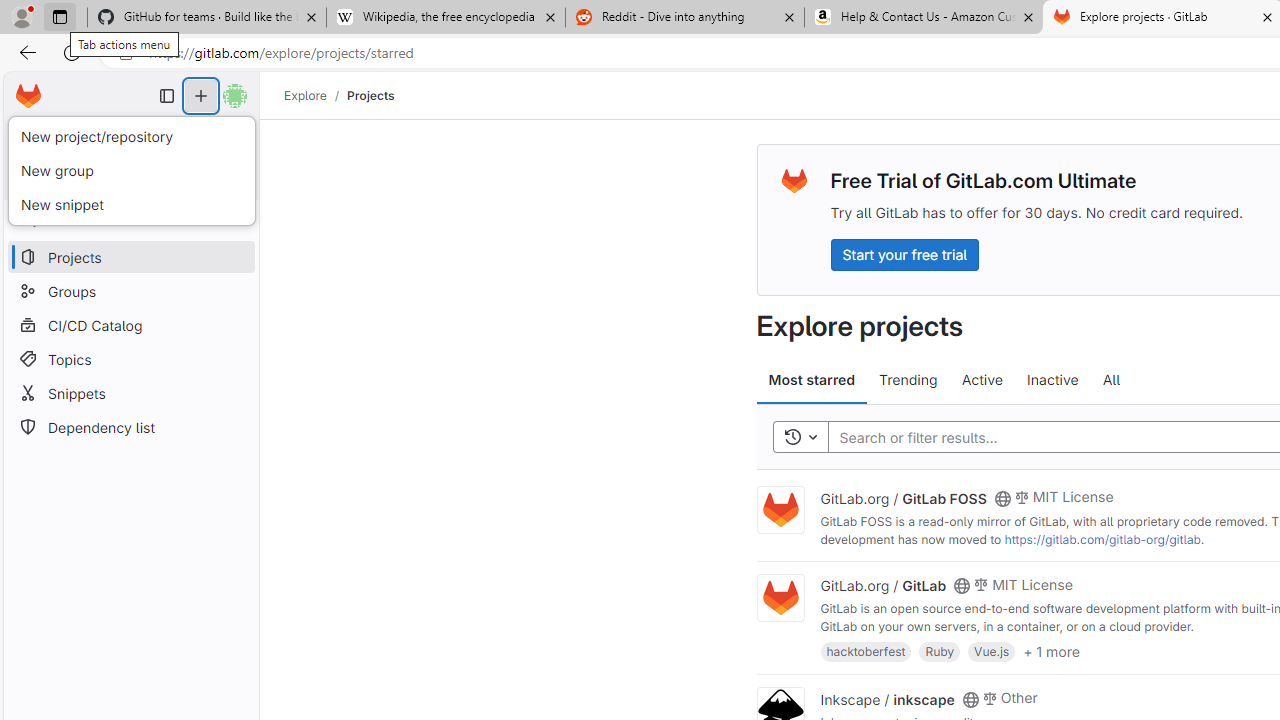 Image resolution: width=1280 pixels, height=720 pixels. I want to click on 'Primary navigation sidebar', so click(167, 96).